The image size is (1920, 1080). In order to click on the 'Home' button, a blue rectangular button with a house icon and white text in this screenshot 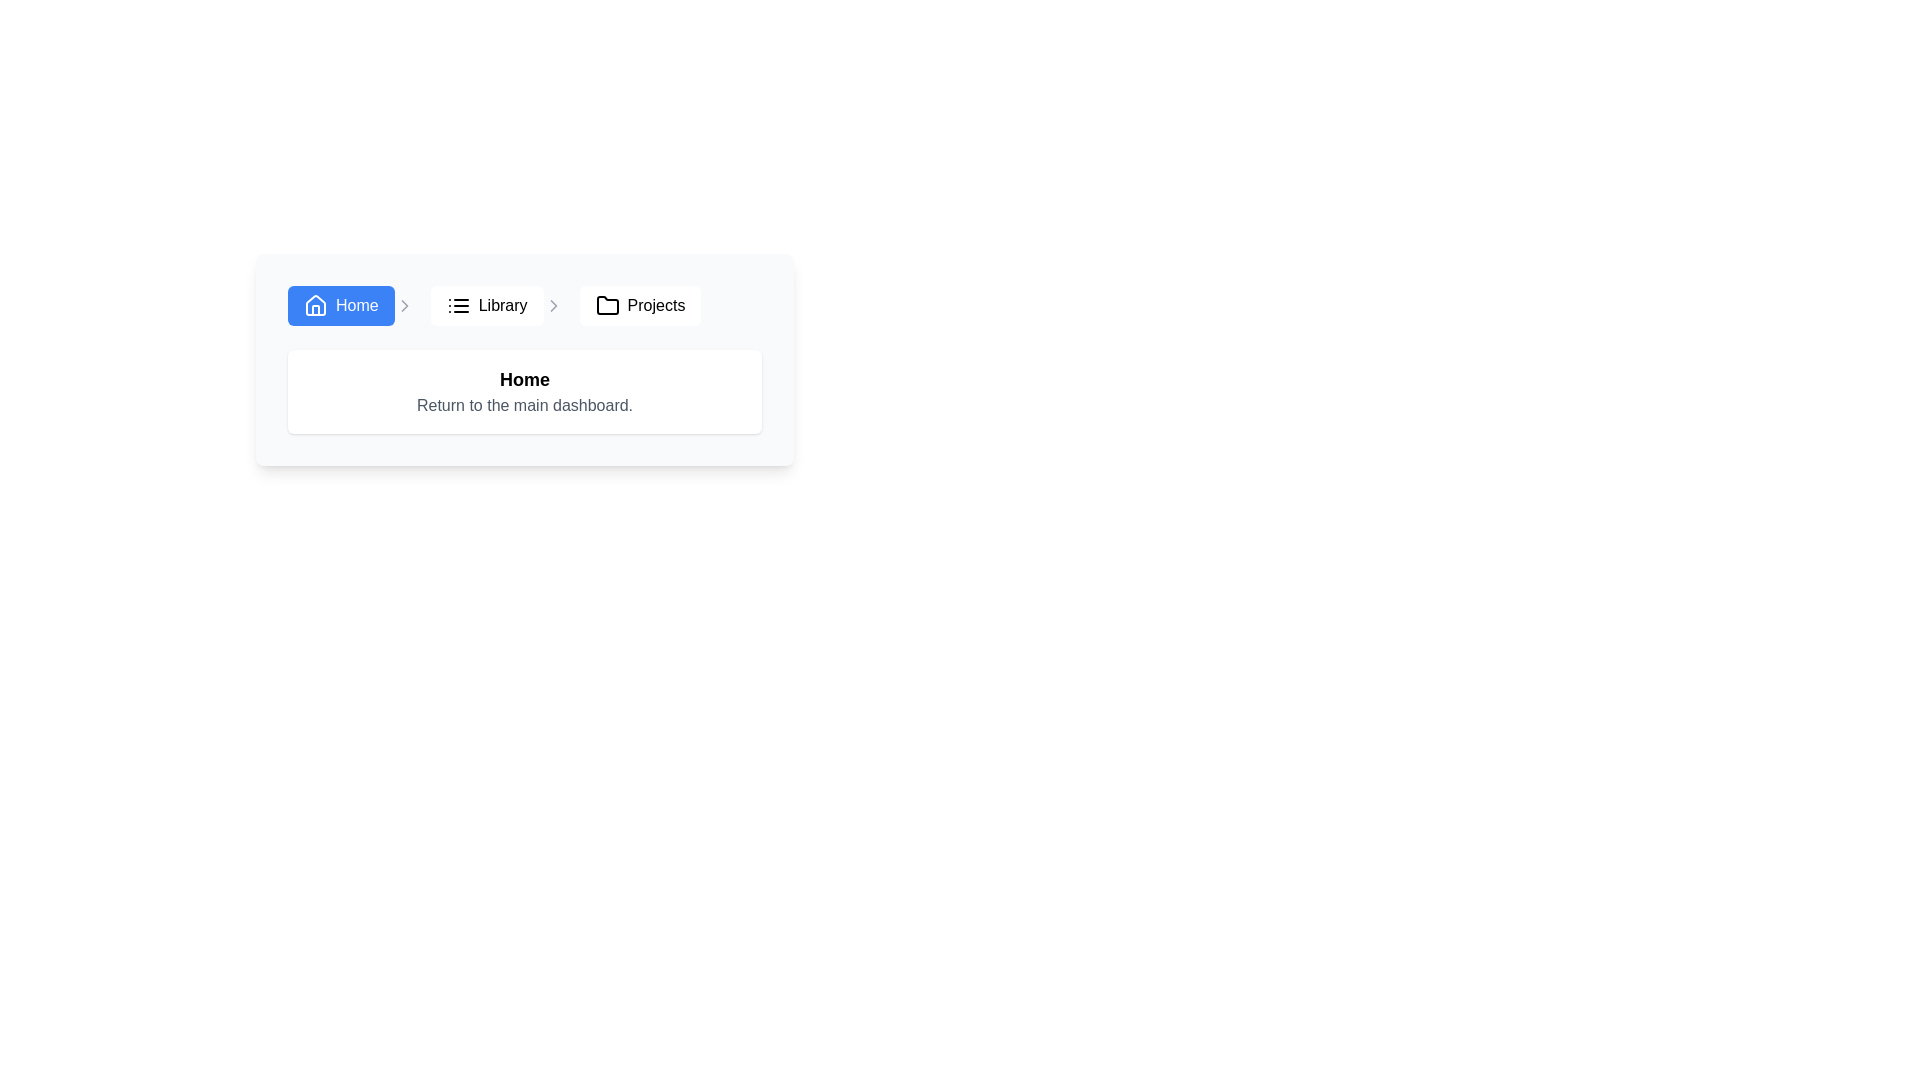, I will do `click(341, 305)`.